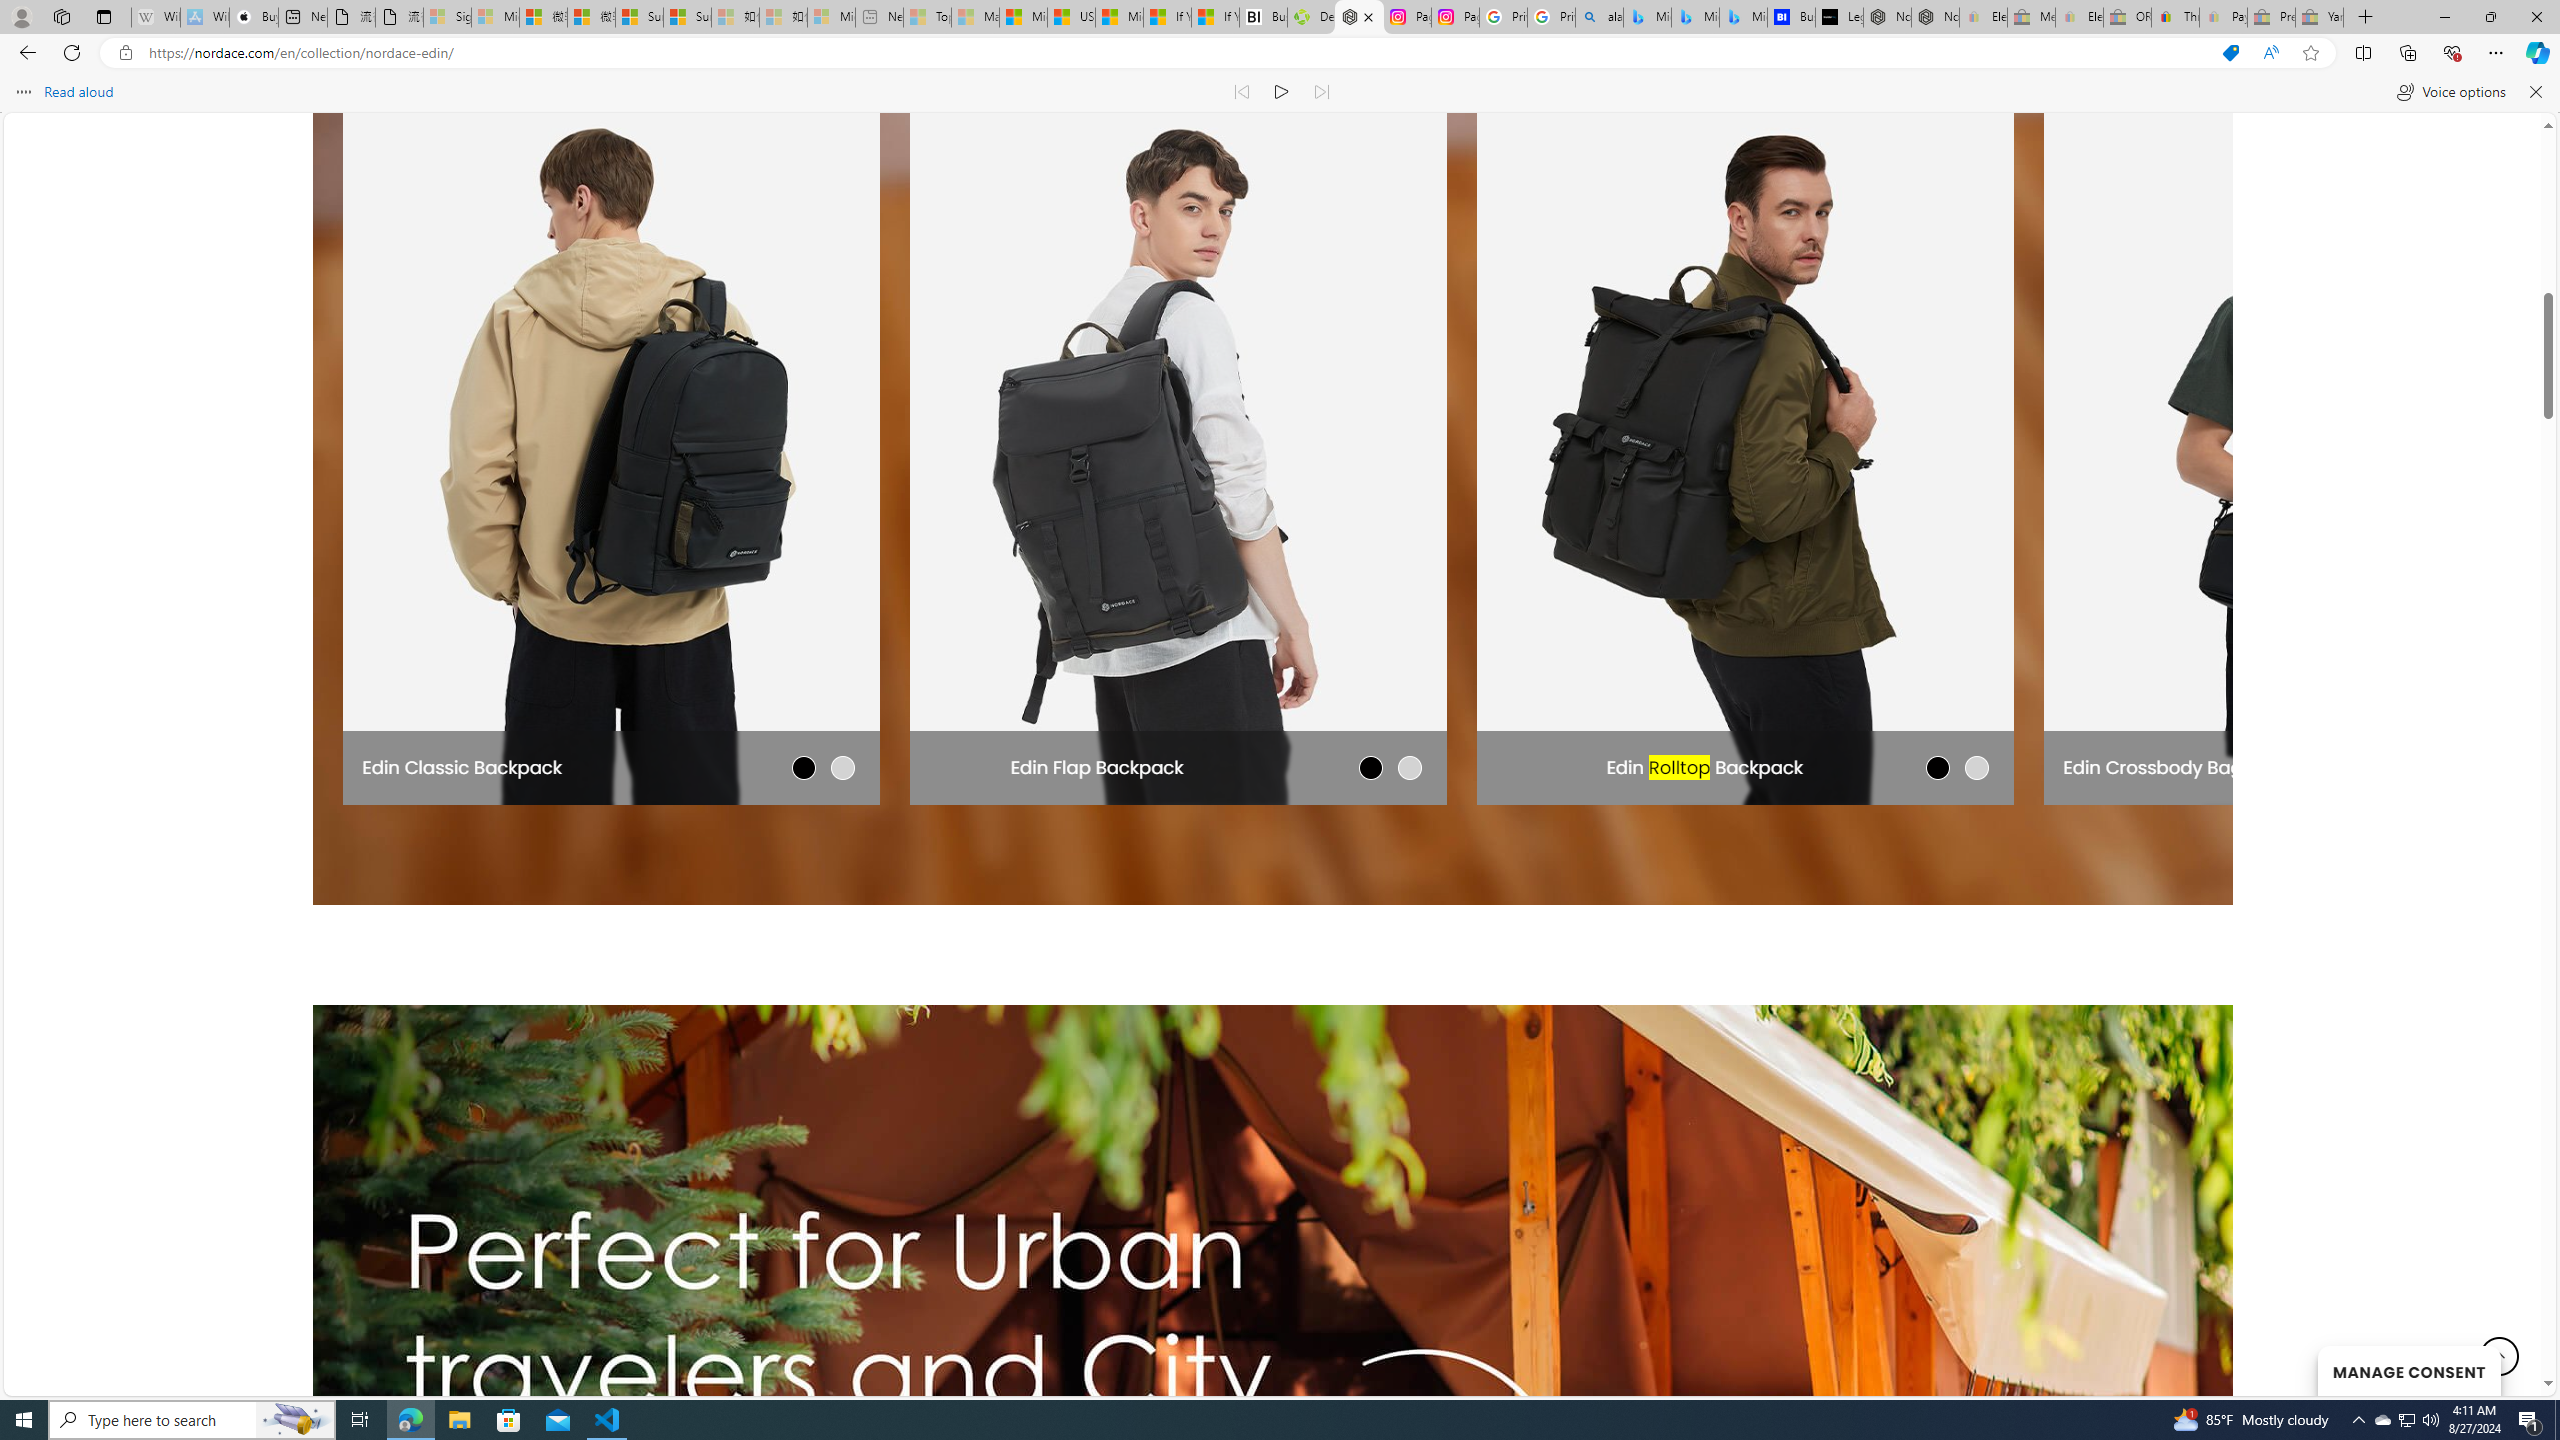 This screenshot has height=1440, width=2560. Describe the element at coordinates (1599, 16) in the screenshot. I see `'alabama high school quarterback dies - Search'` at that location.